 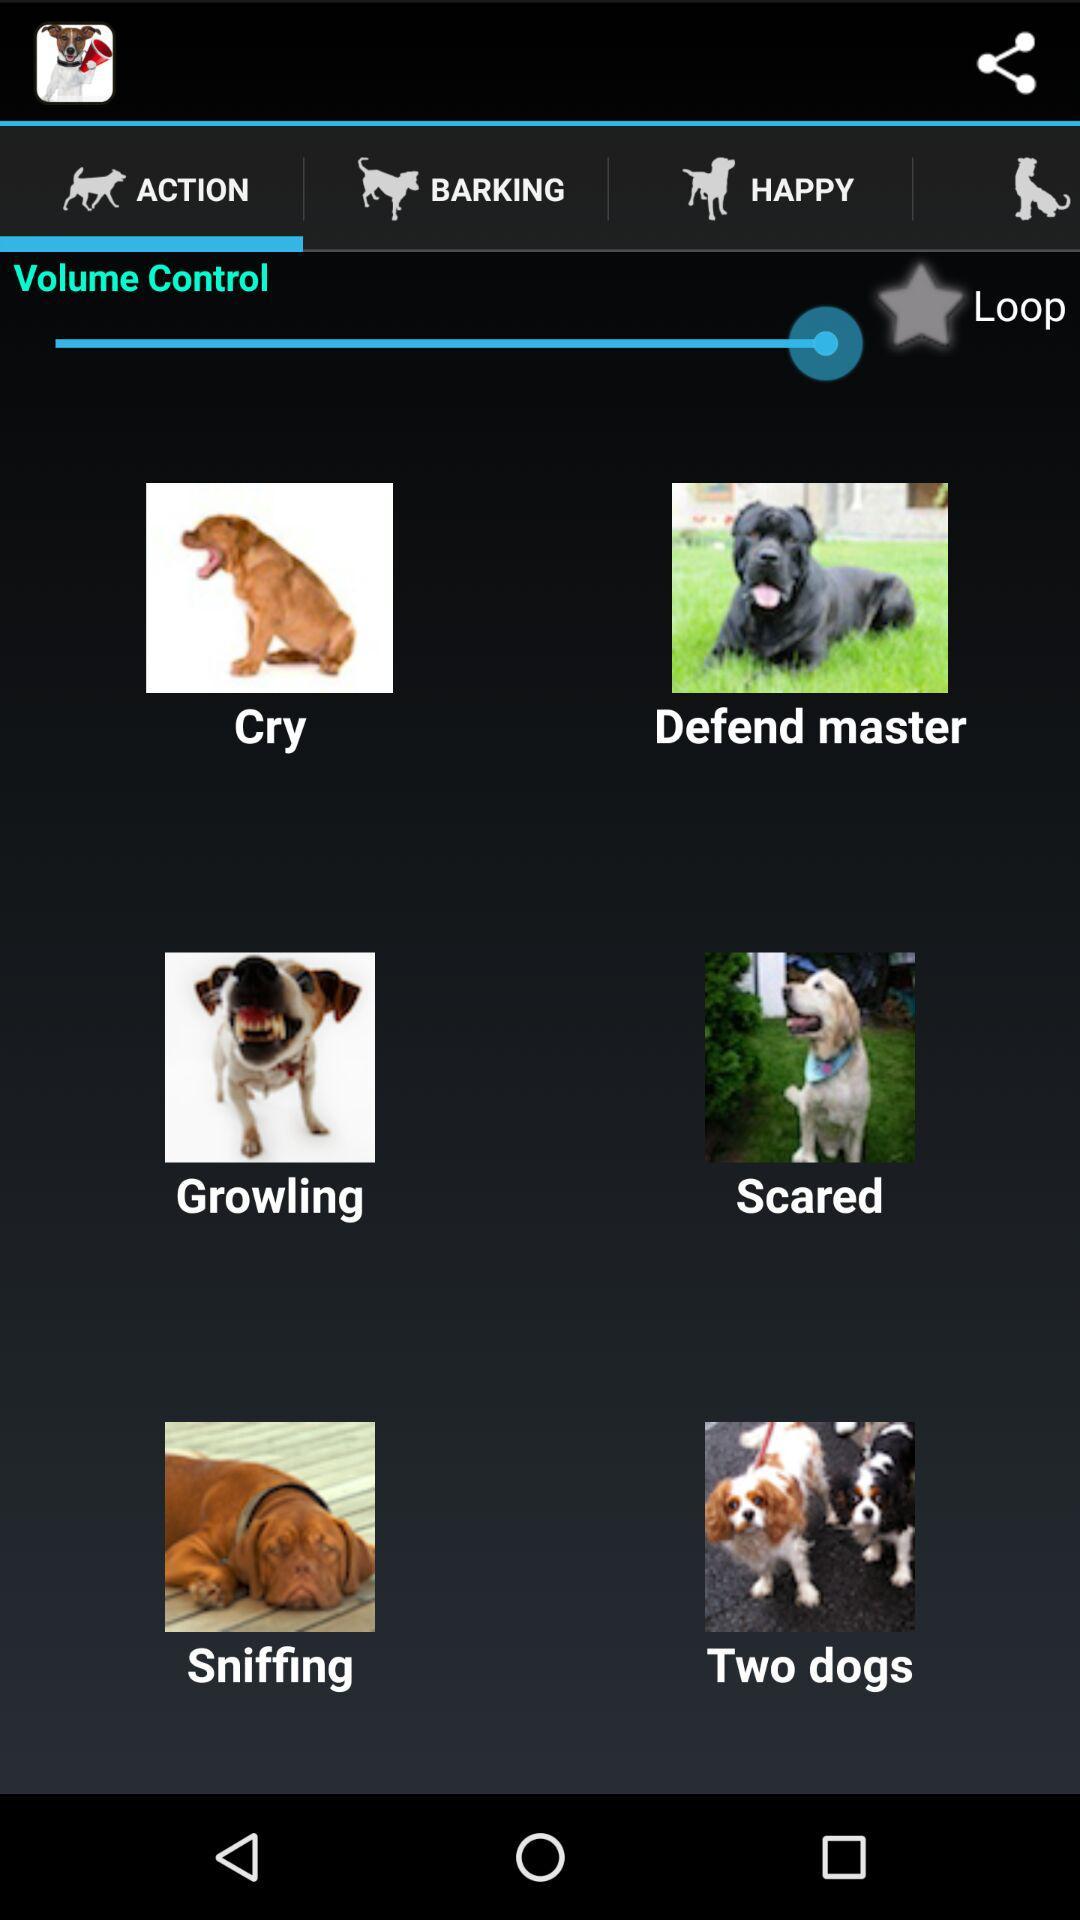 I want to click on item below growling, so click(x=270, y=1557).